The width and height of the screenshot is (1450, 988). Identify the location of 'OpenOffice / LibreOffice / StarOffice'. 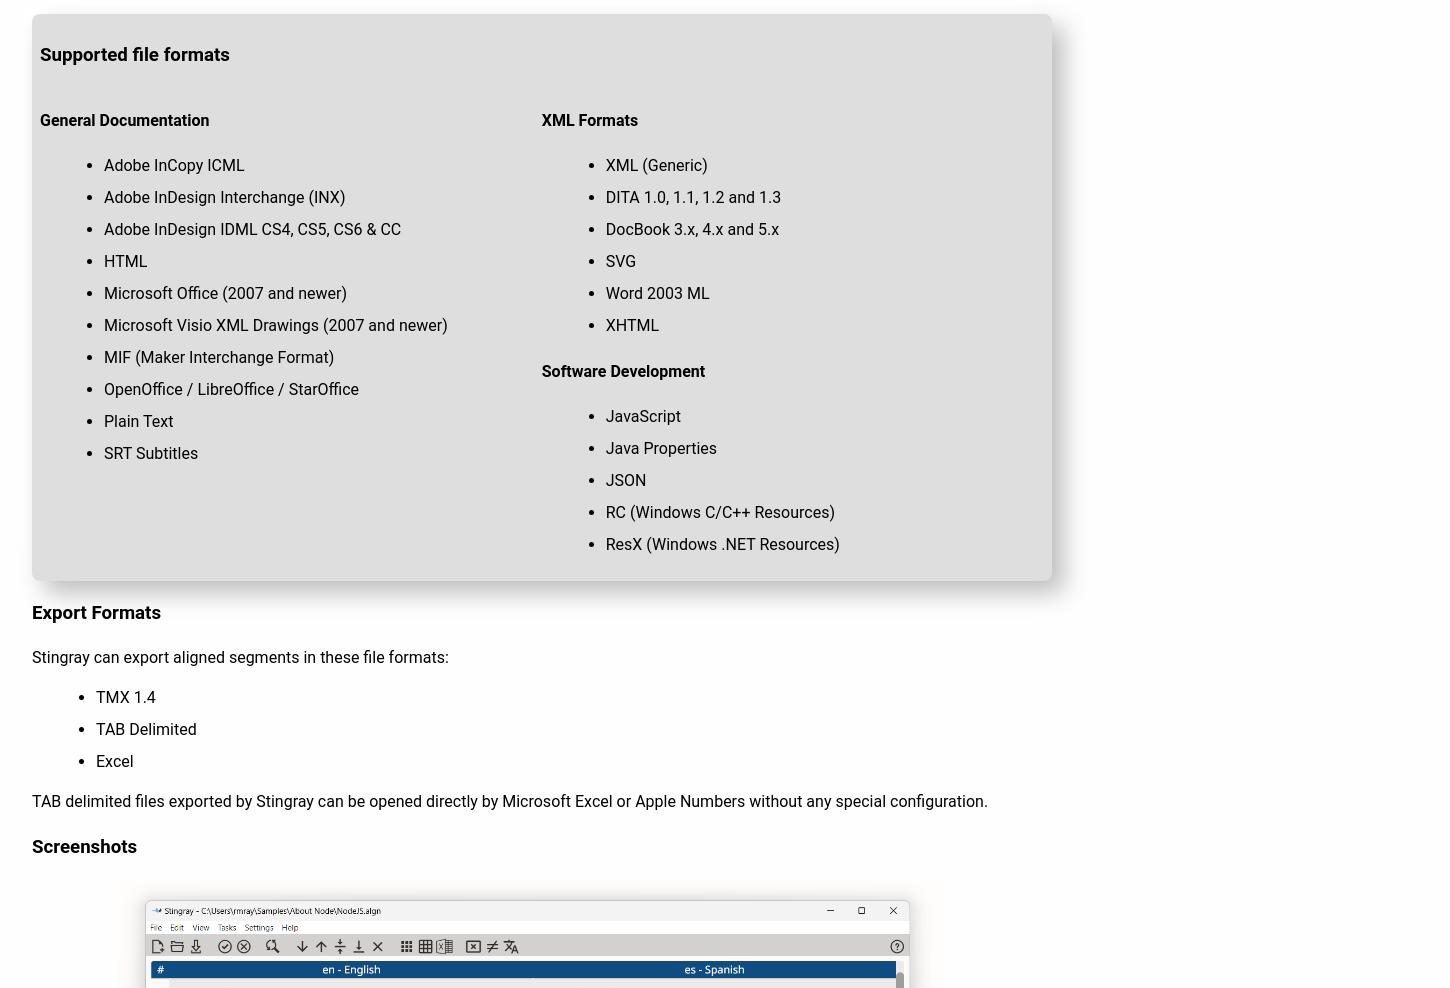
(230, 388).